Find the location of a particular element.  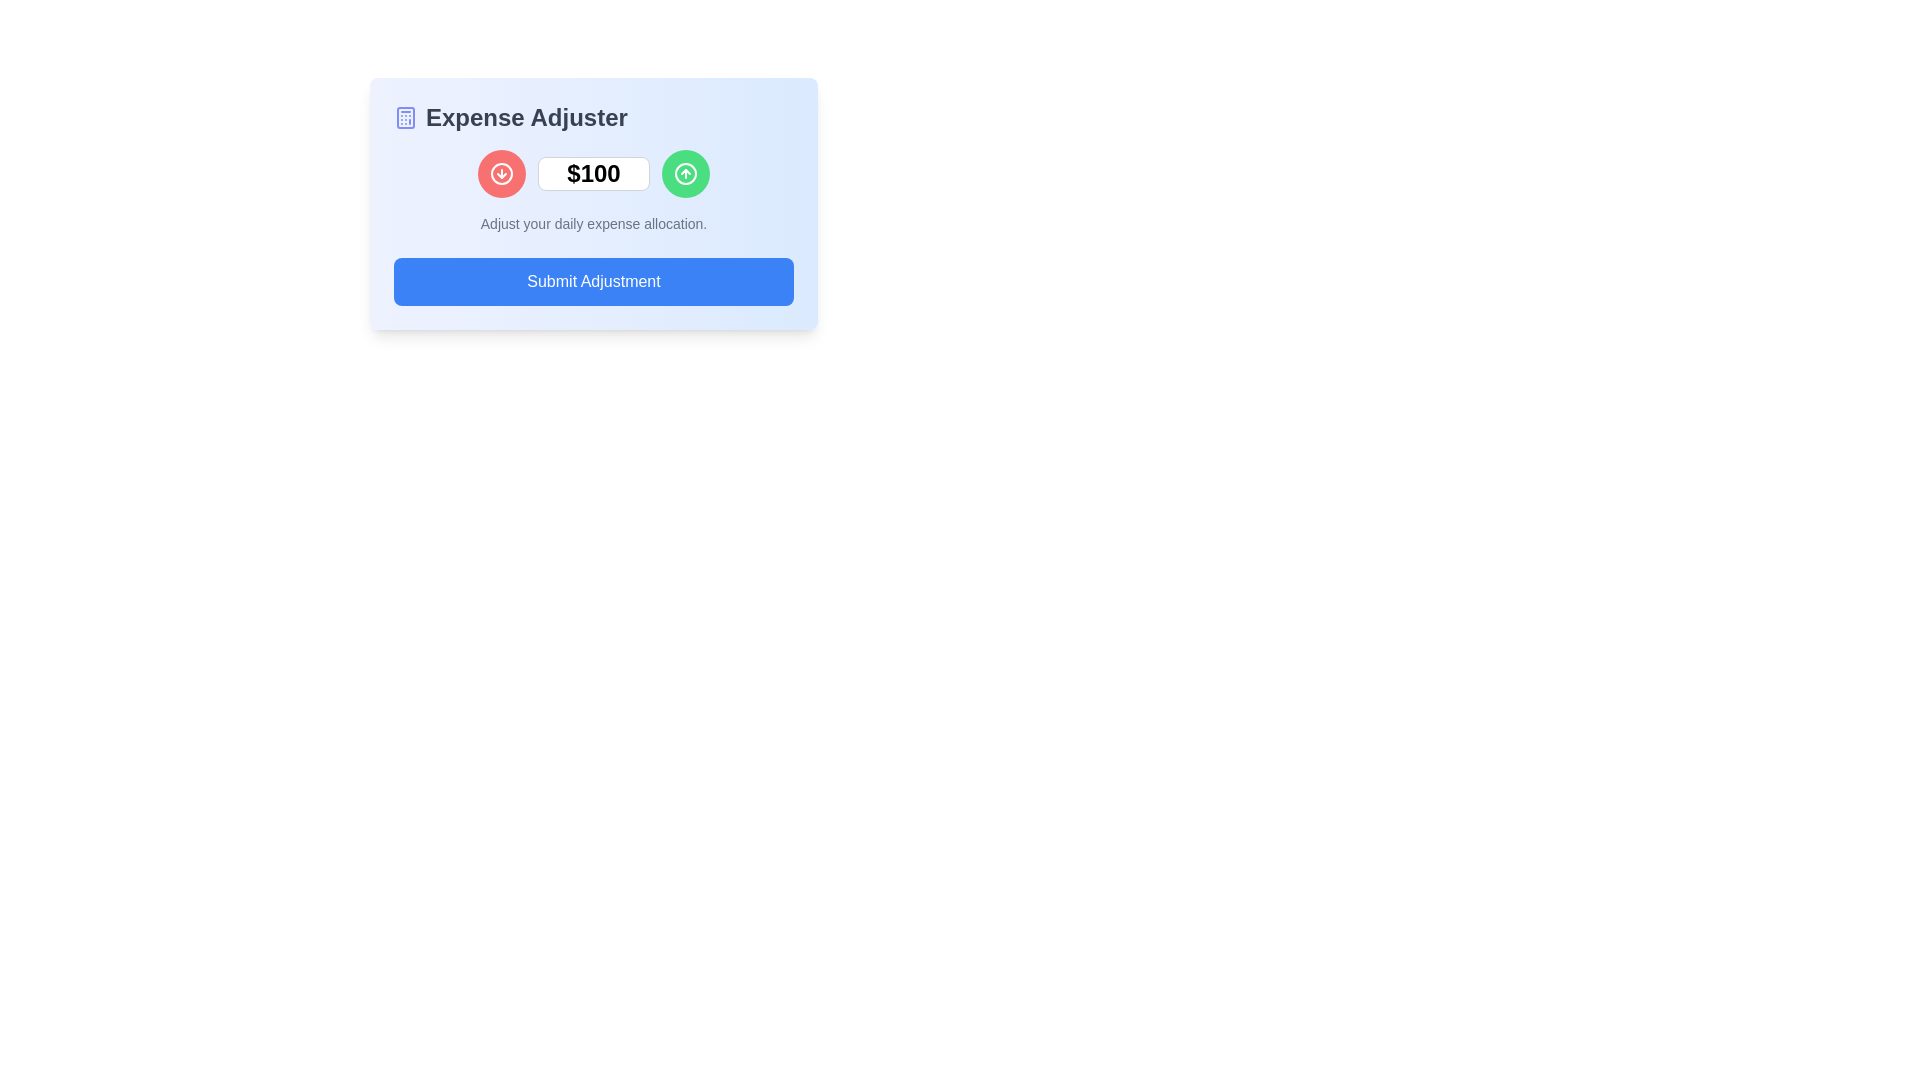

the rounded green button with a white circular border and an up-arrow icon at its center, located to the right of the text input field displaying '$100' in the 'Expense Adjuster' card, to increase the value is located at coordinates (686, 172).